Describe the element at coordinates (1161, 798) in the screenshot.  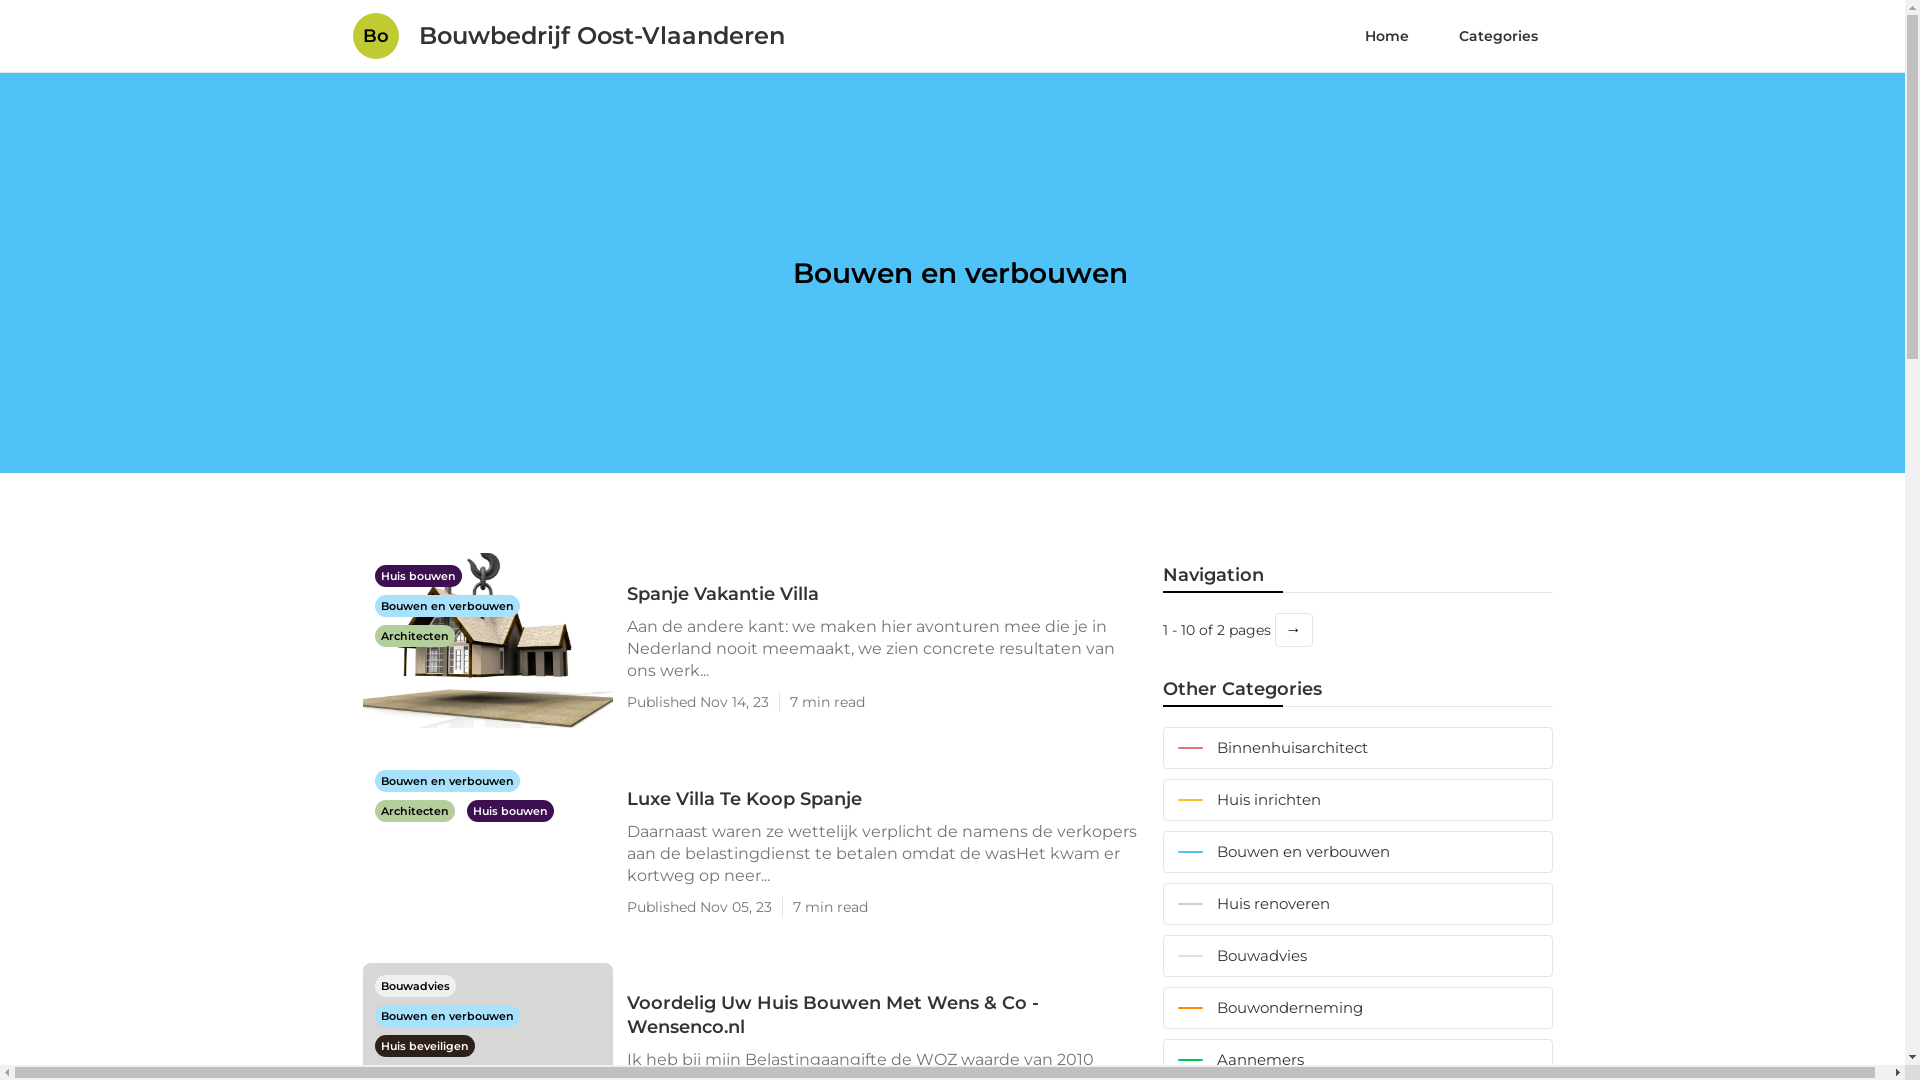
I see `'Huis inrichten'` at that location.